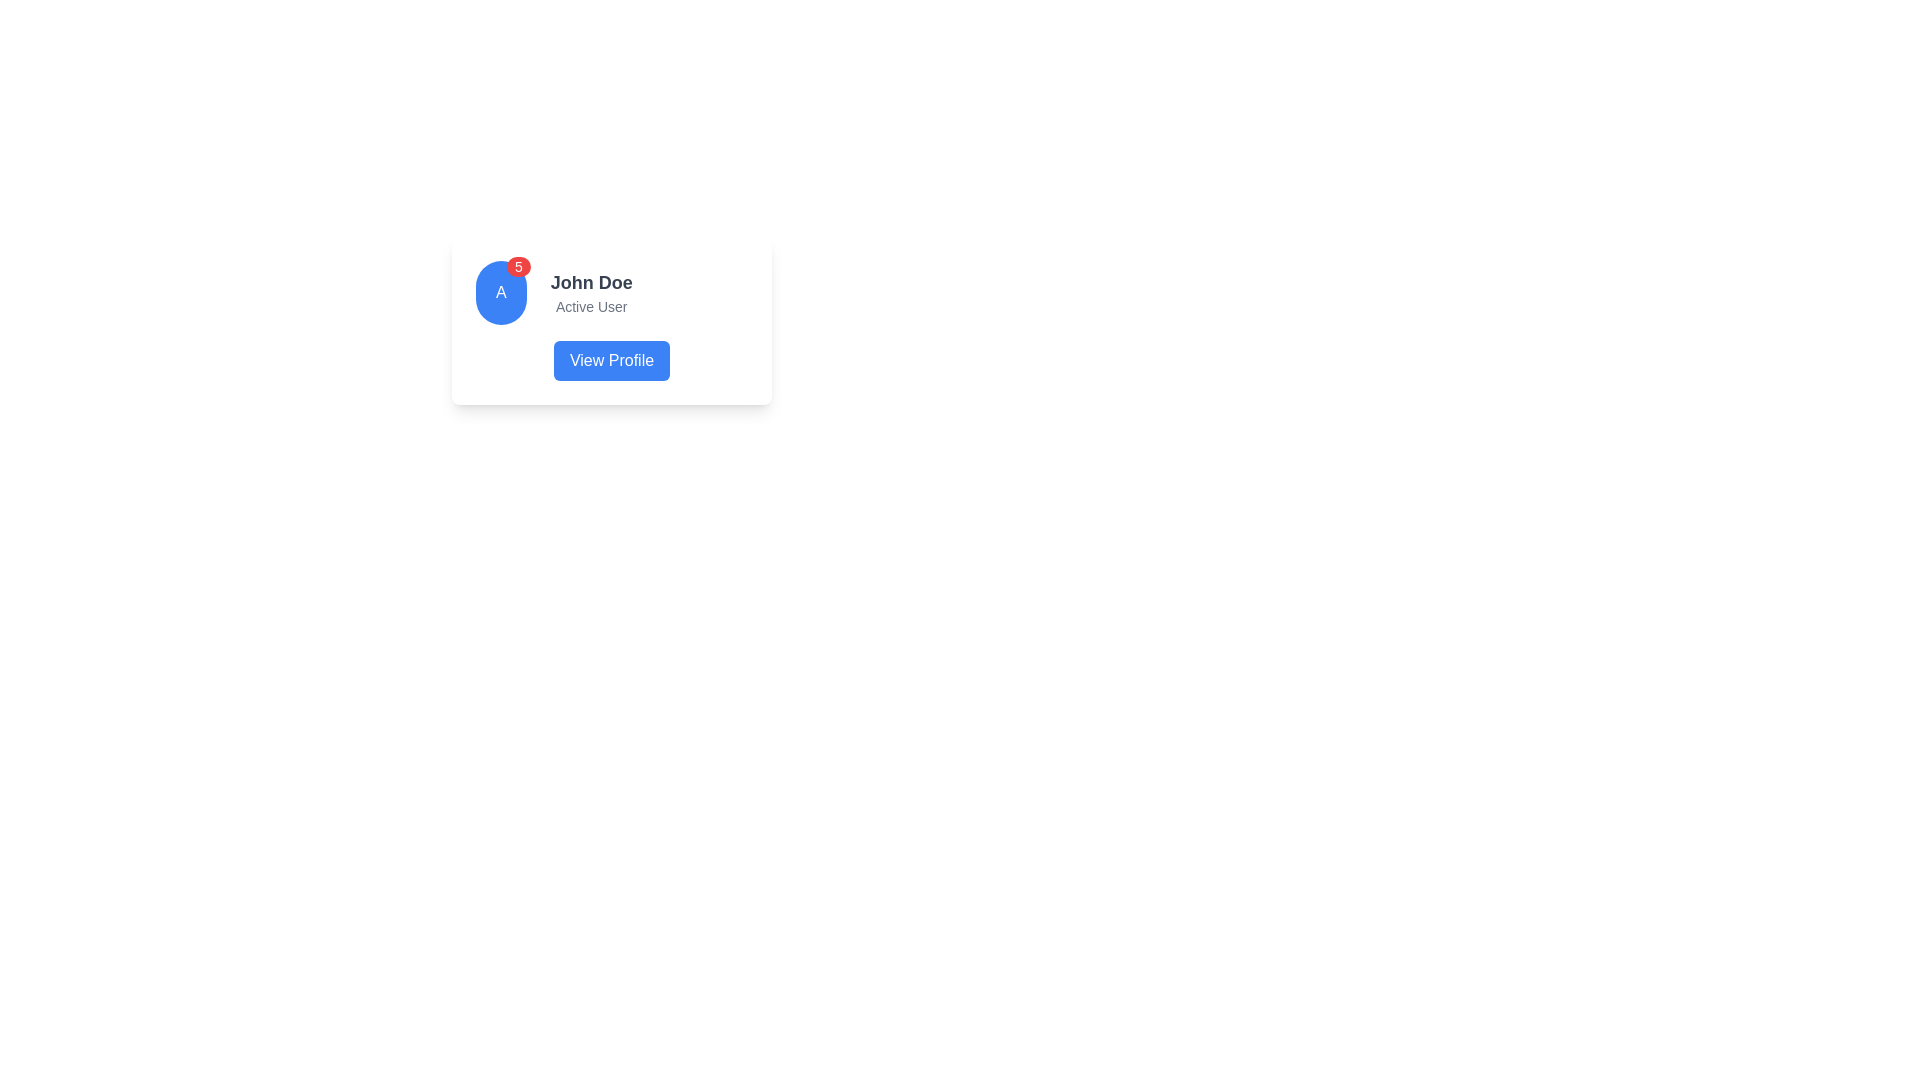 The image size is (1920, 1080). Describe the element at coordinates (610, 361) in the screenshot. I see `the navigation button located at the bottom of the user details card` at that location.